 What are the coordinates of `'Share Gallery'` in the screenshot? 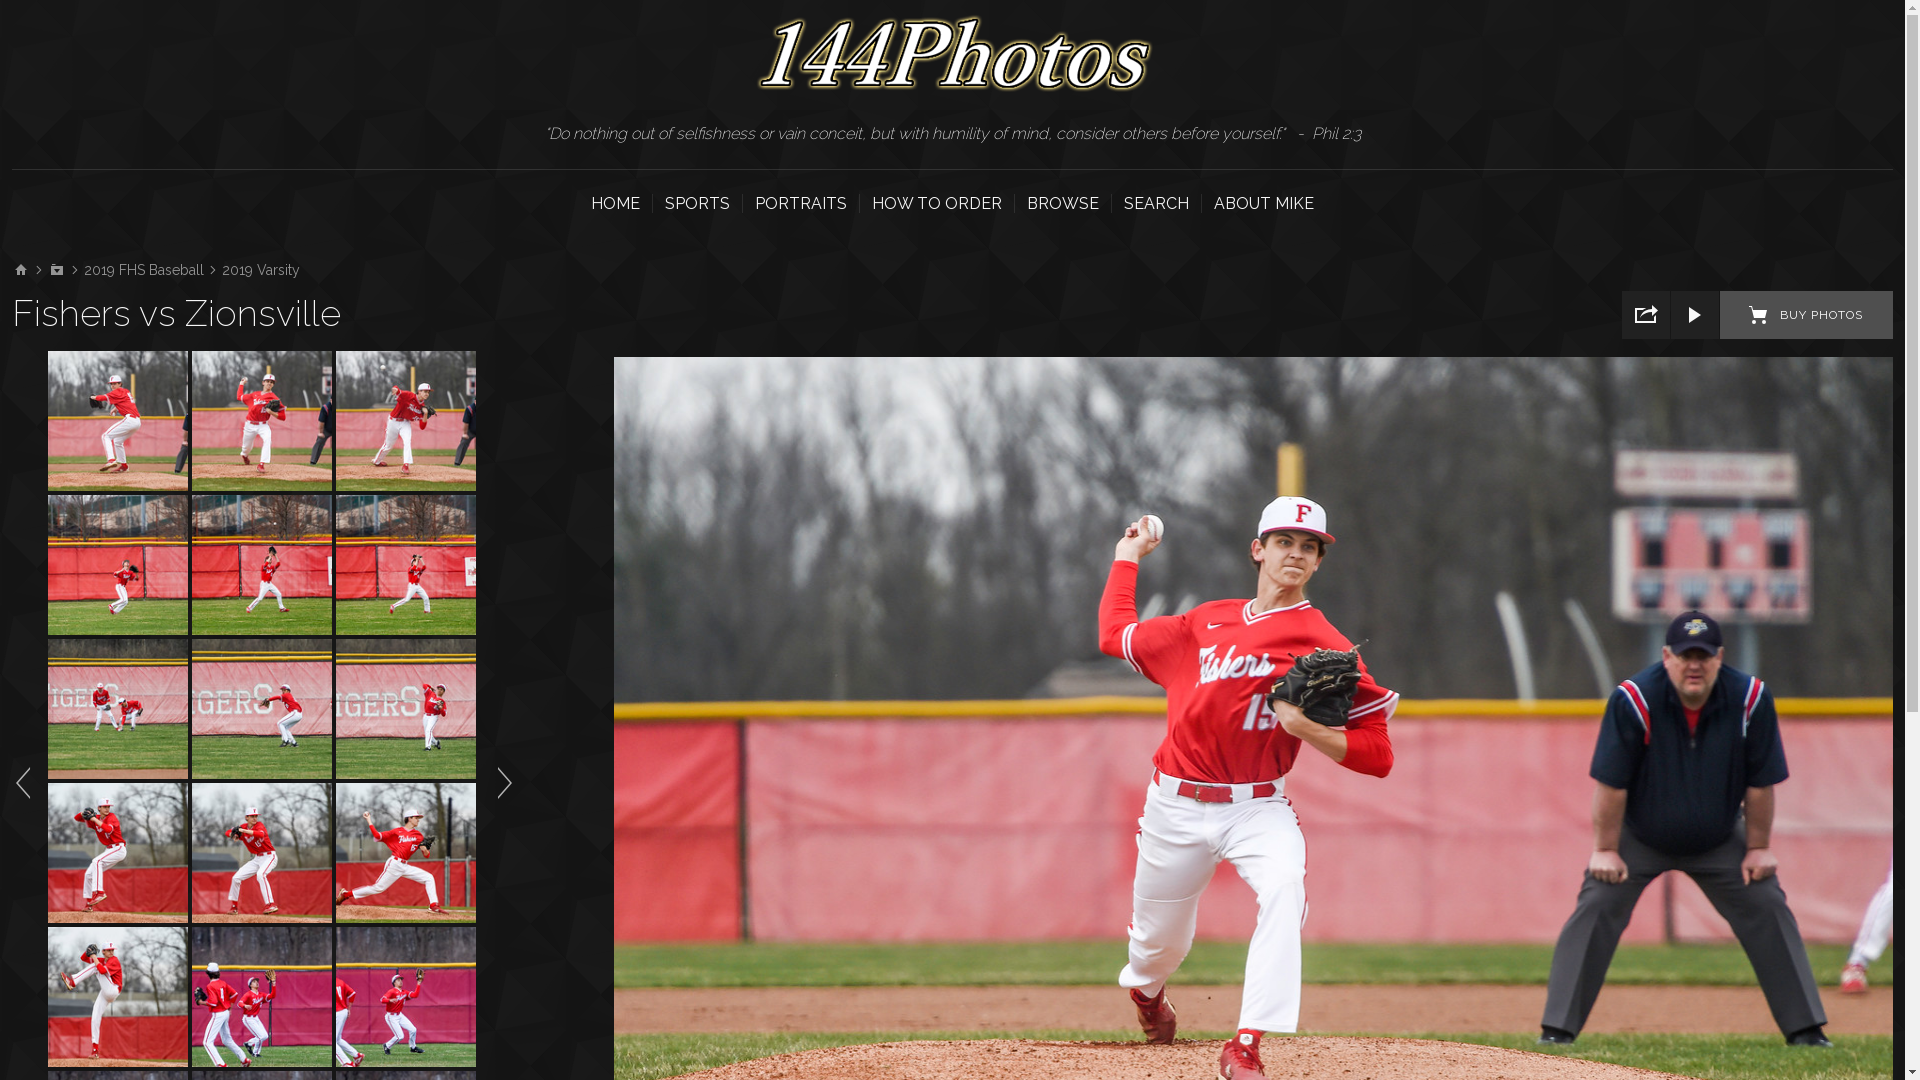 It's located at (1622, 315).